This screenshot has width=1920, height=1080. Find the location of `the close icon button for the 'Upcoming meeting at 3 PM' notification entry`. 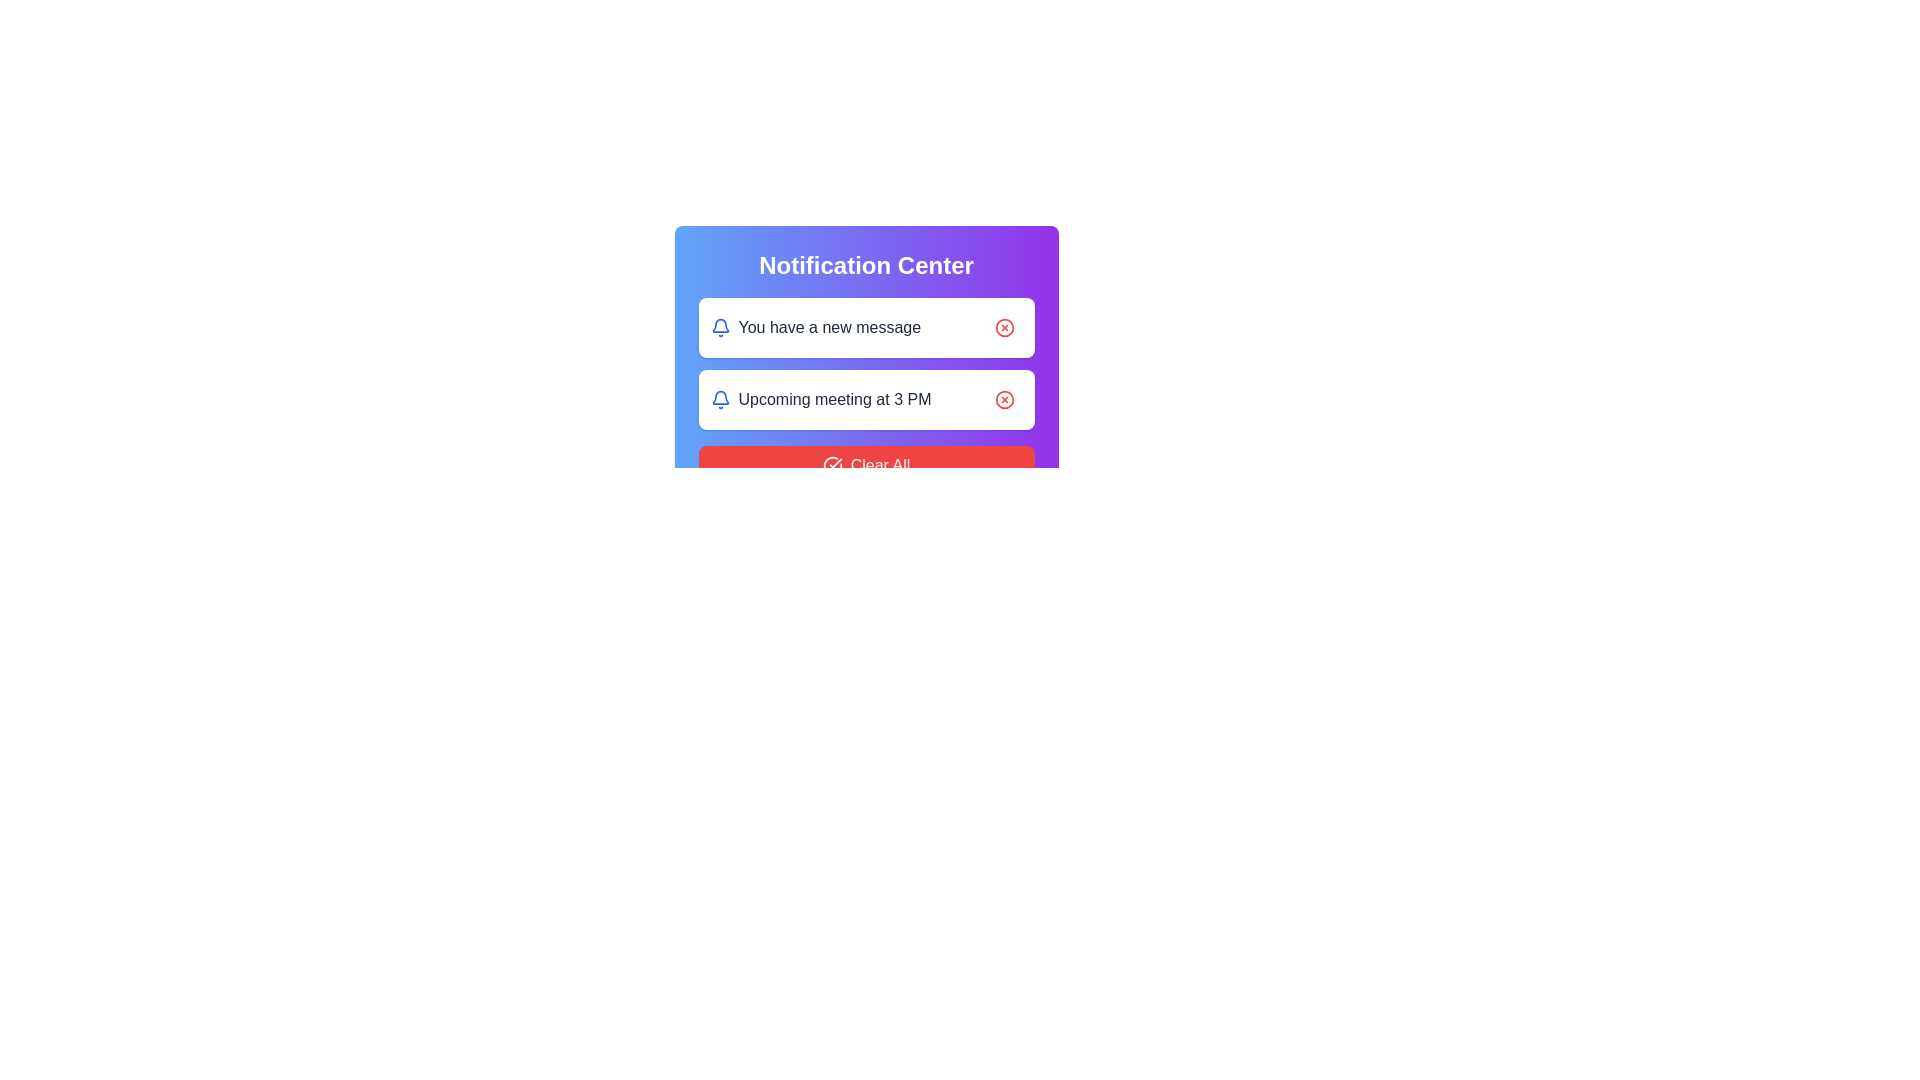

the close icon button for the 'Upcoming meeting at 3 PM' notification entry is located at coordinates (1004, 400).